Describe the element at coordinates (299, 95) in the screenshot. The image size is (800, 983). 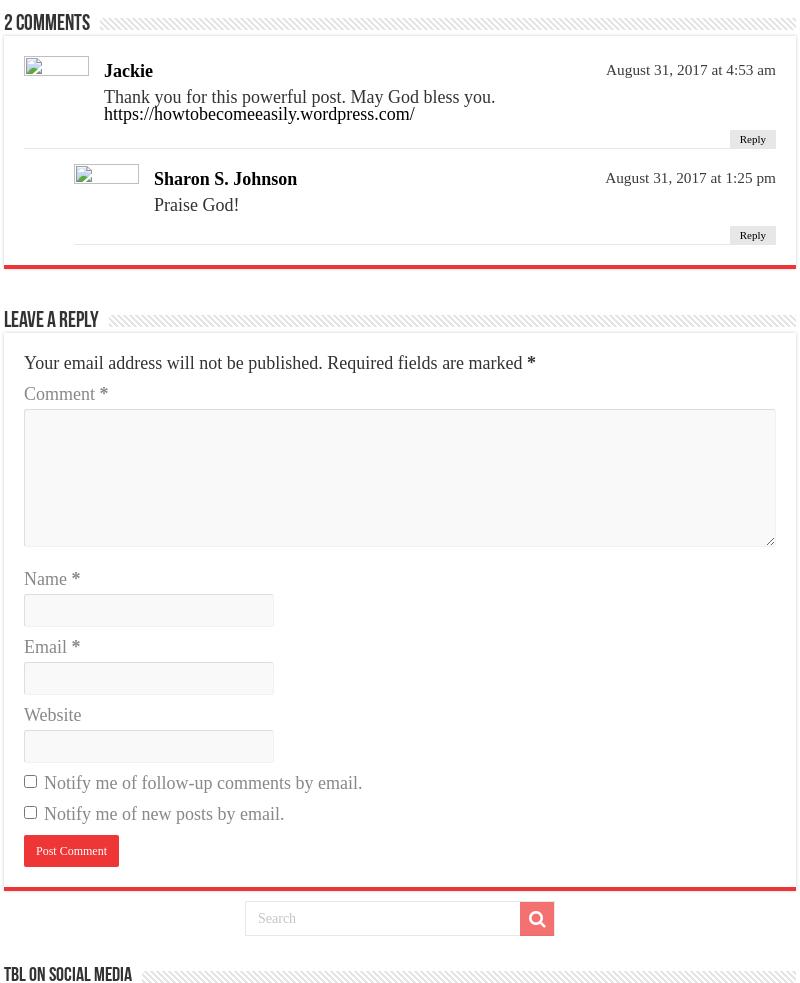
I see `'Thank you for this powerful post. May God bless you.'` at that location.